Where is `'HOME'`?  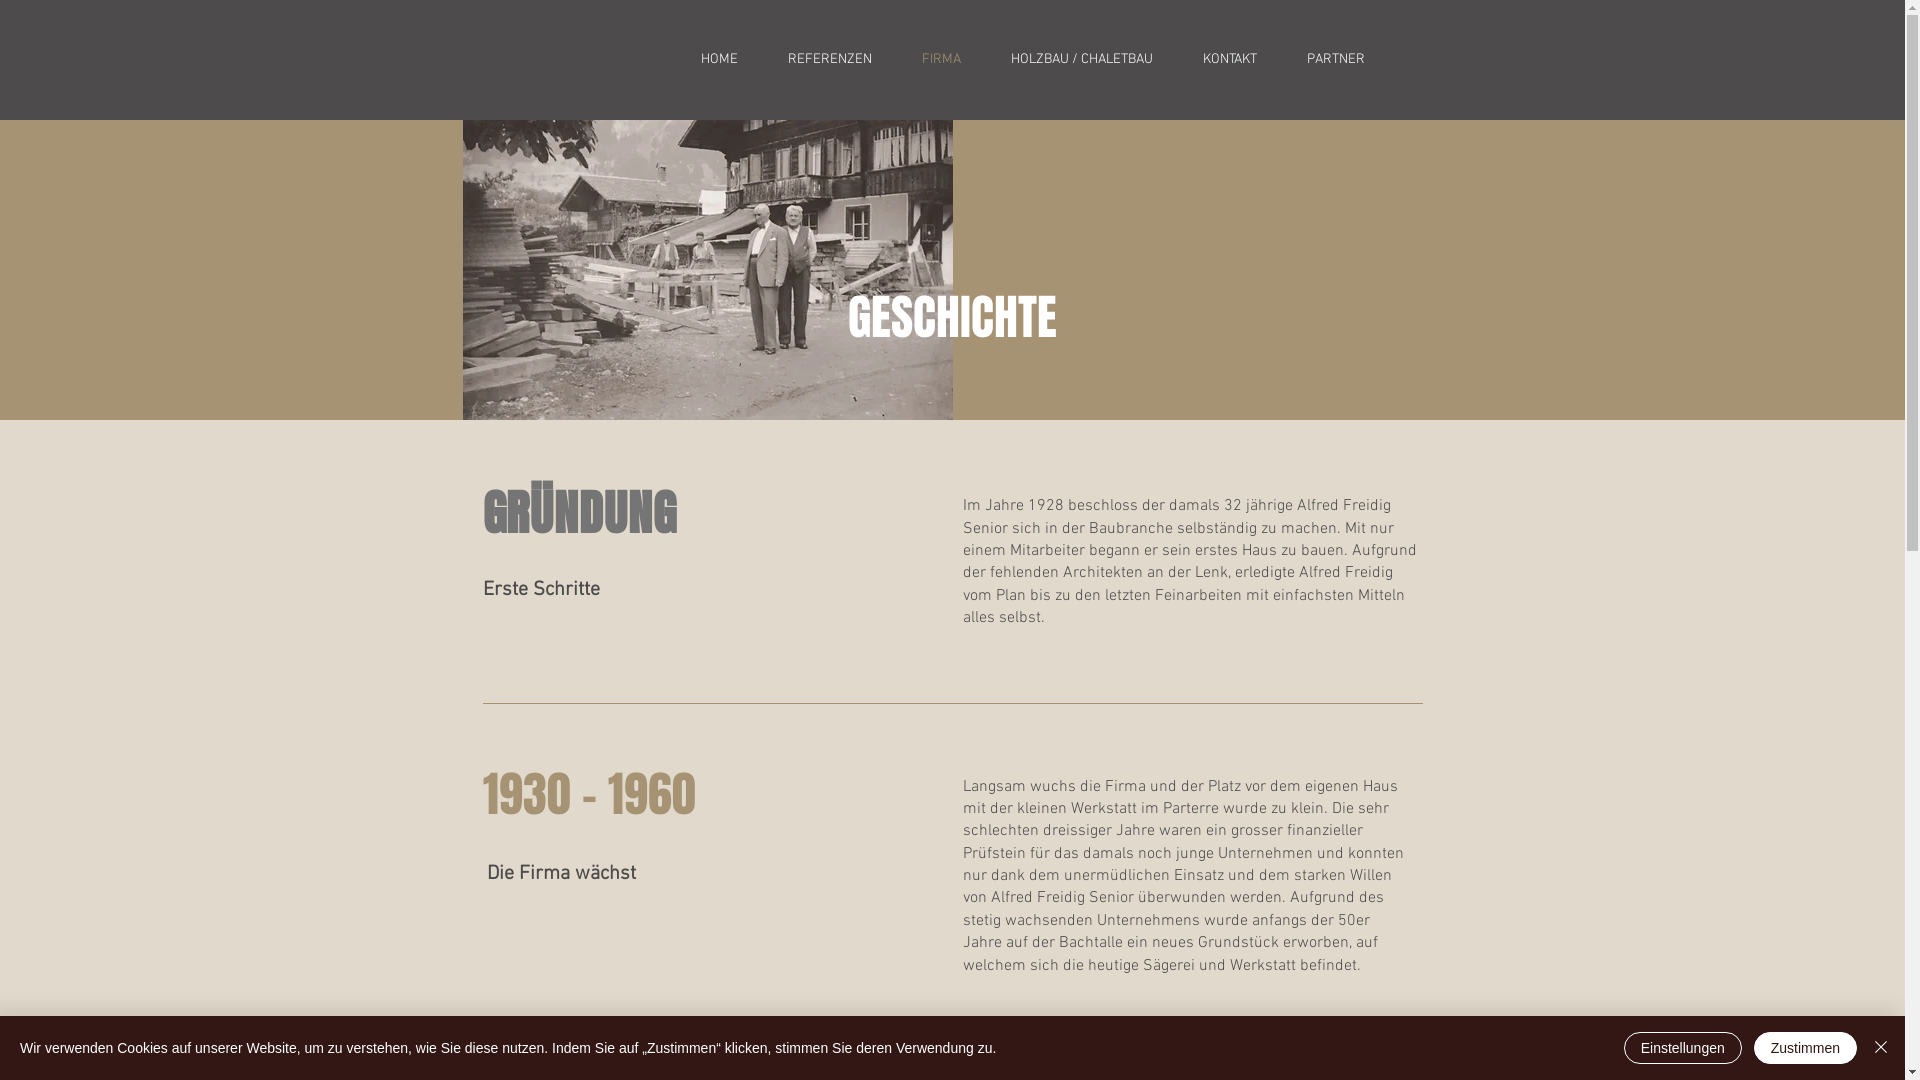
'HOME' is located at coordinates (719, 59).